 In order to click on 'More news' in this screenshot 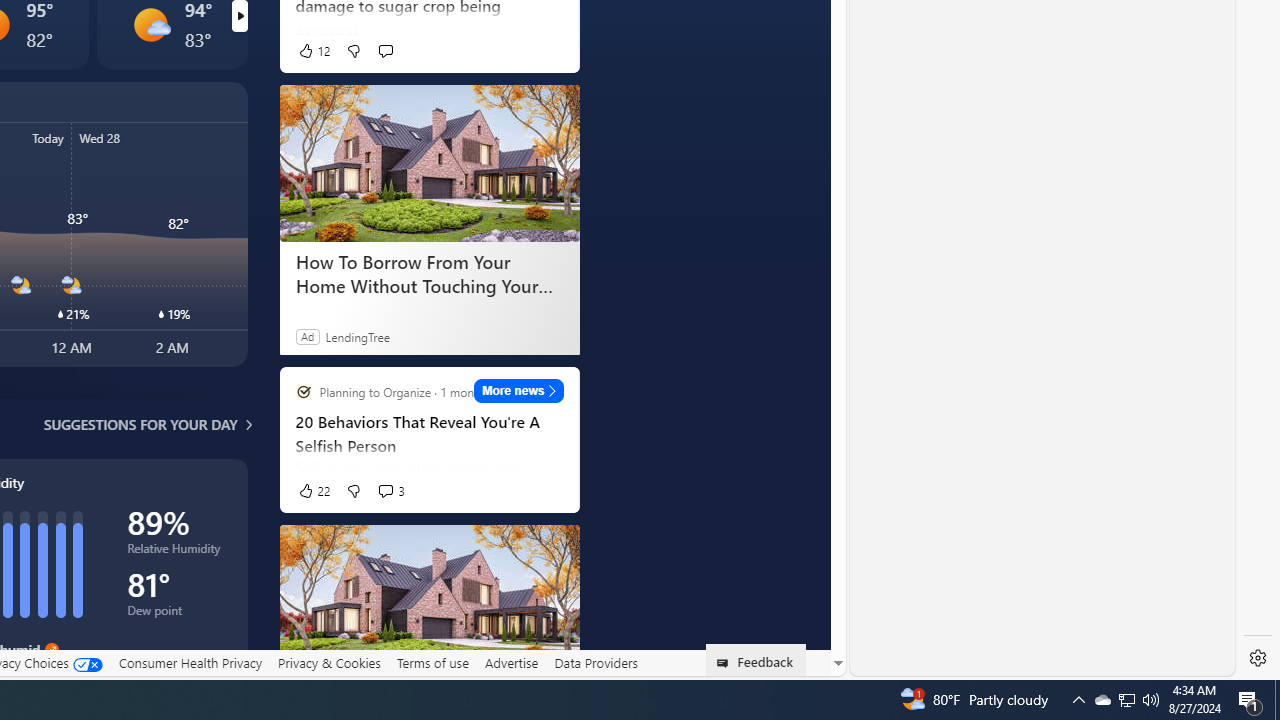, I will do `click(519, 390)`.